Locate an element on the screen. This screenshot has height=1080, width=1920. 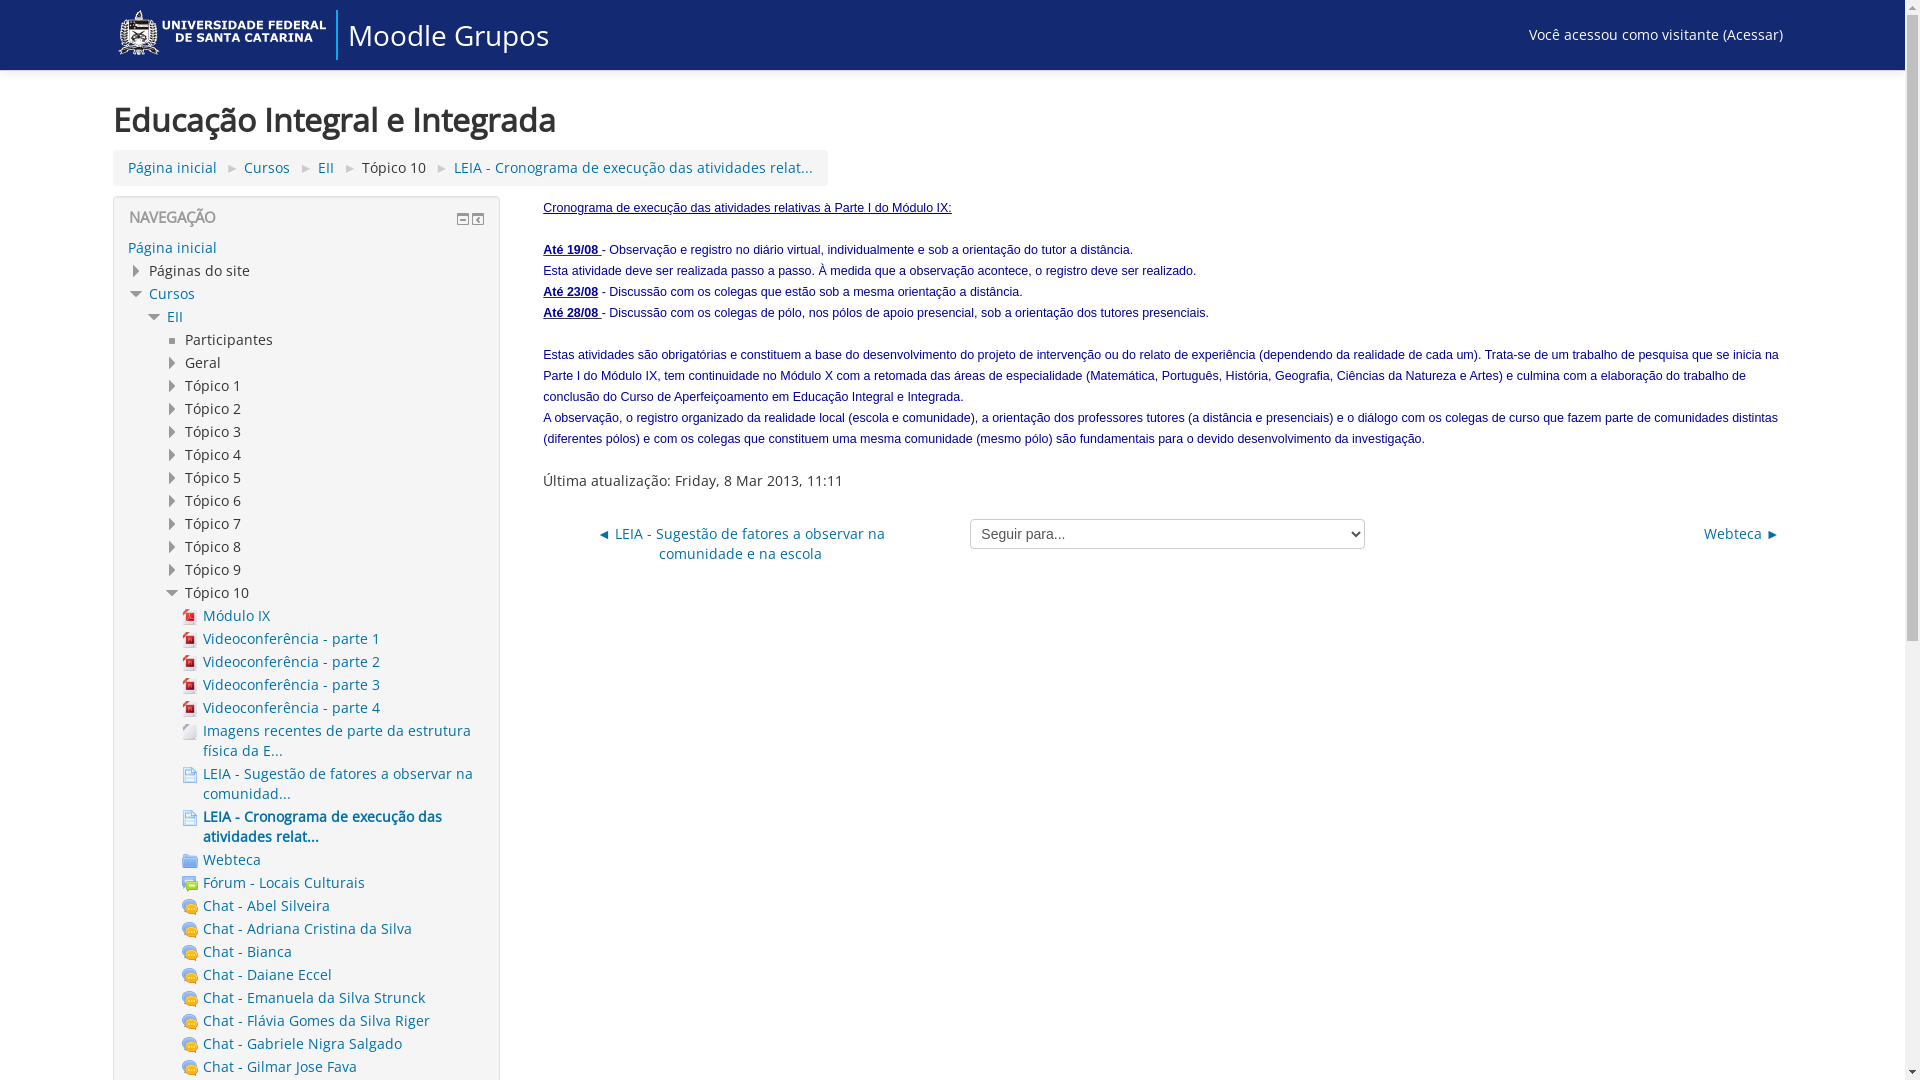
'Chat - Bianca' is located at coordinates (236, 950).